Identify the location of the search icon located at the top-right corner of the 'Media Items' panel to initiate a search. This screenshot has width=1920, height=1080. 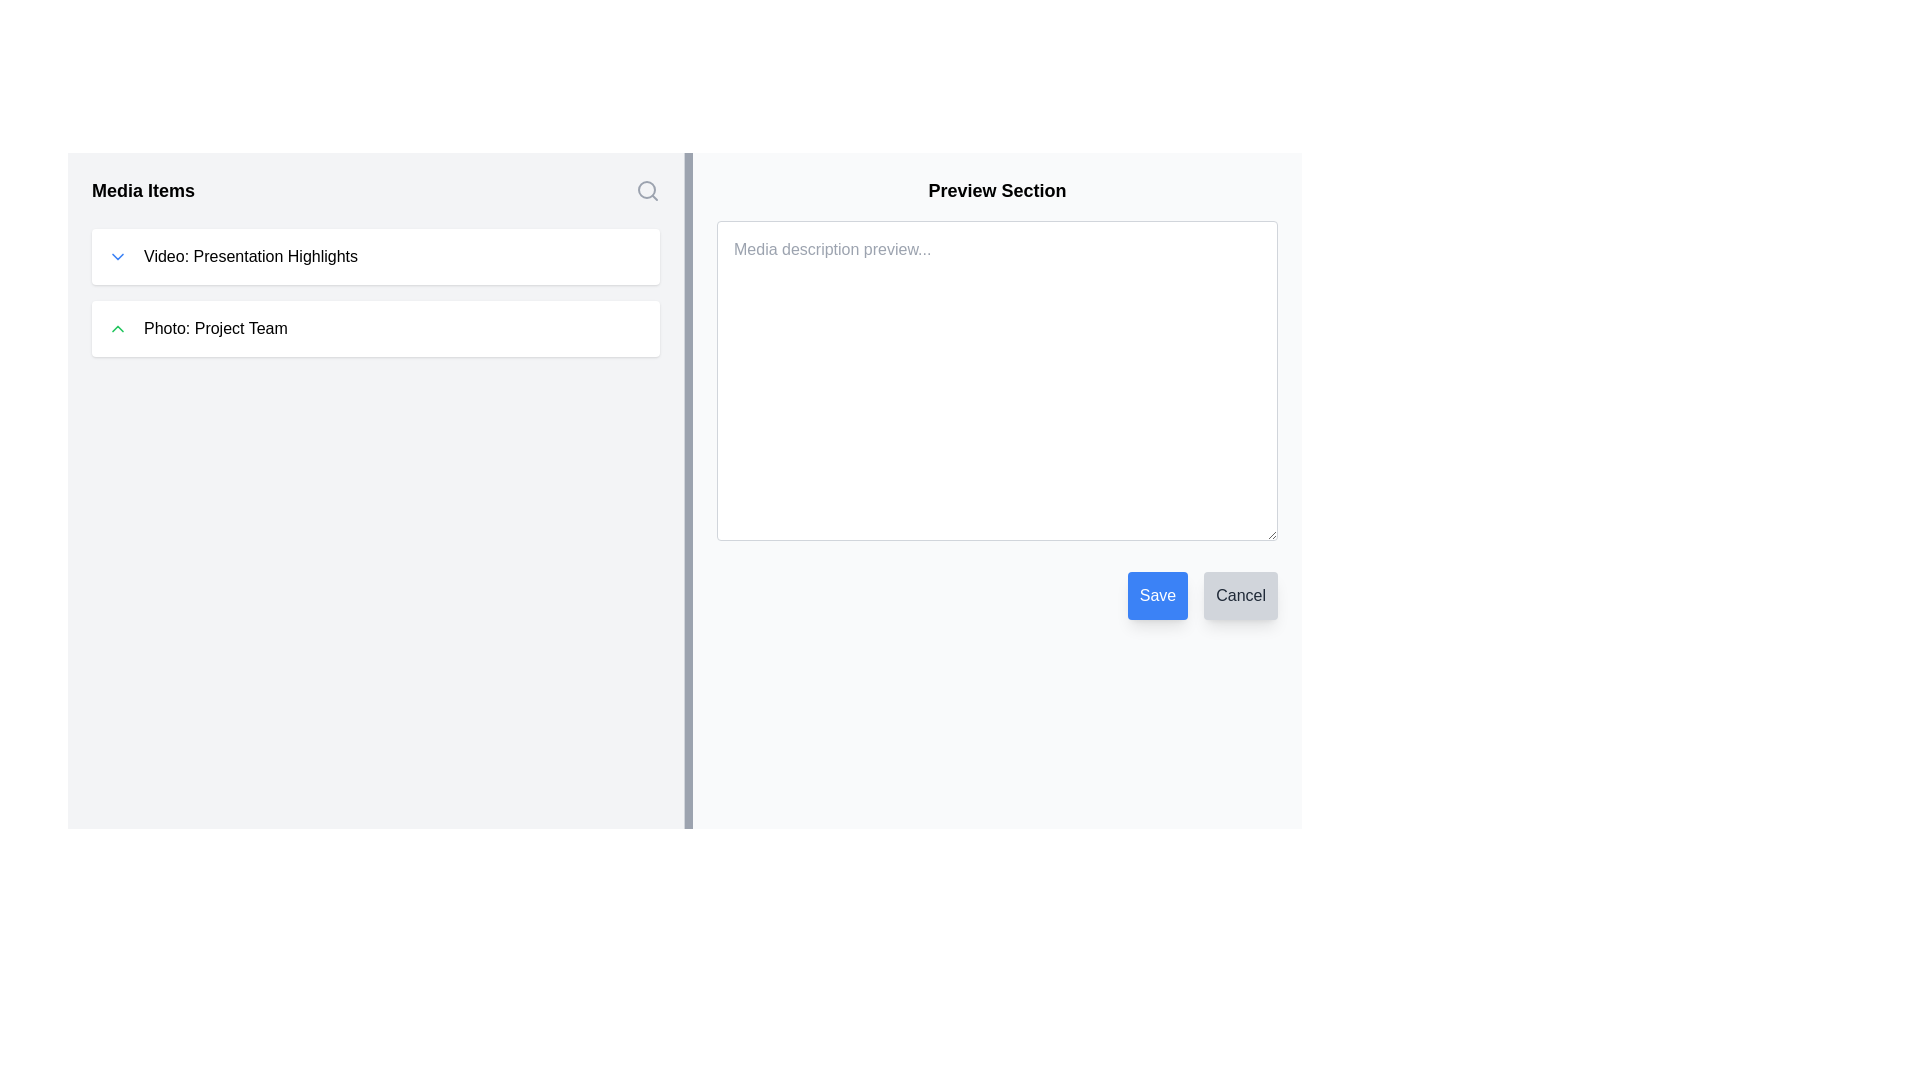
(648, 191).